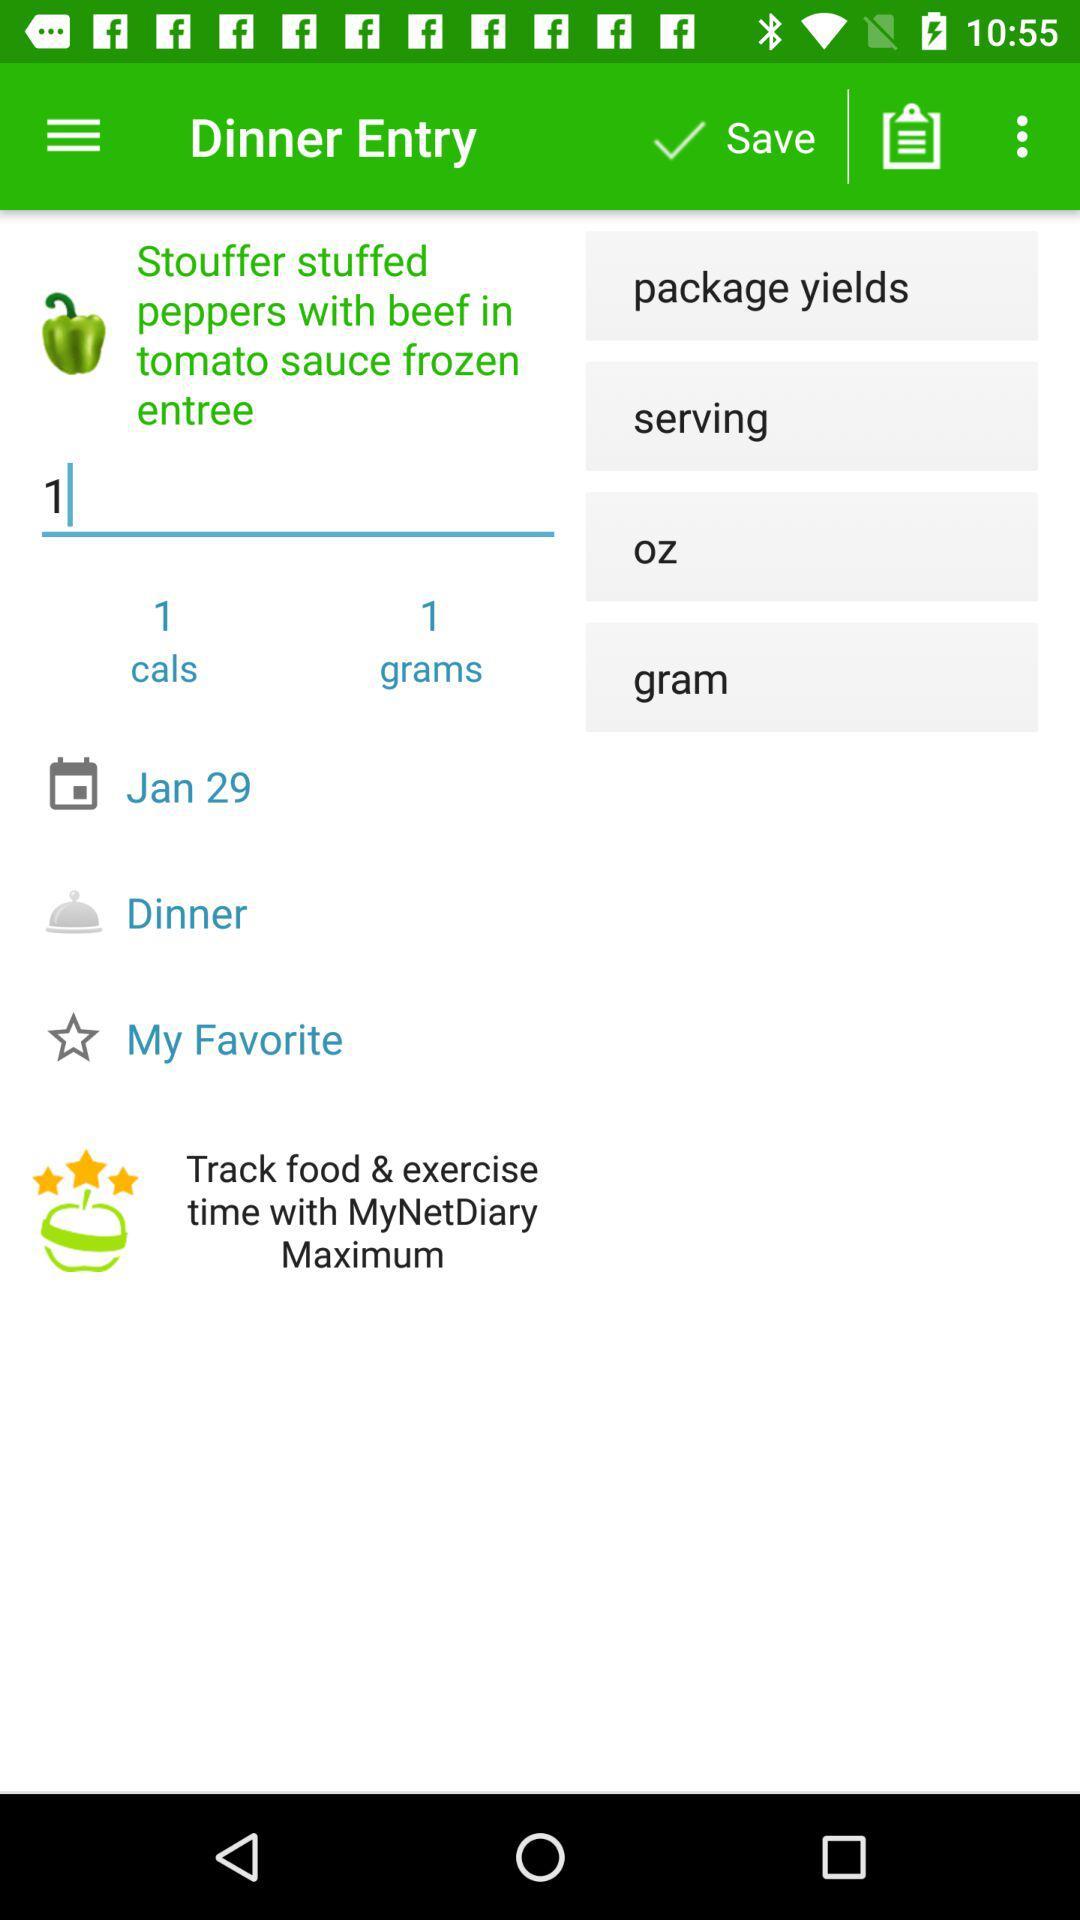 The height and width of the screenshot is (1920, 1080). Describe the element at coordinates (657, 677) in the screenshot. I see `the   gram item` at that location.